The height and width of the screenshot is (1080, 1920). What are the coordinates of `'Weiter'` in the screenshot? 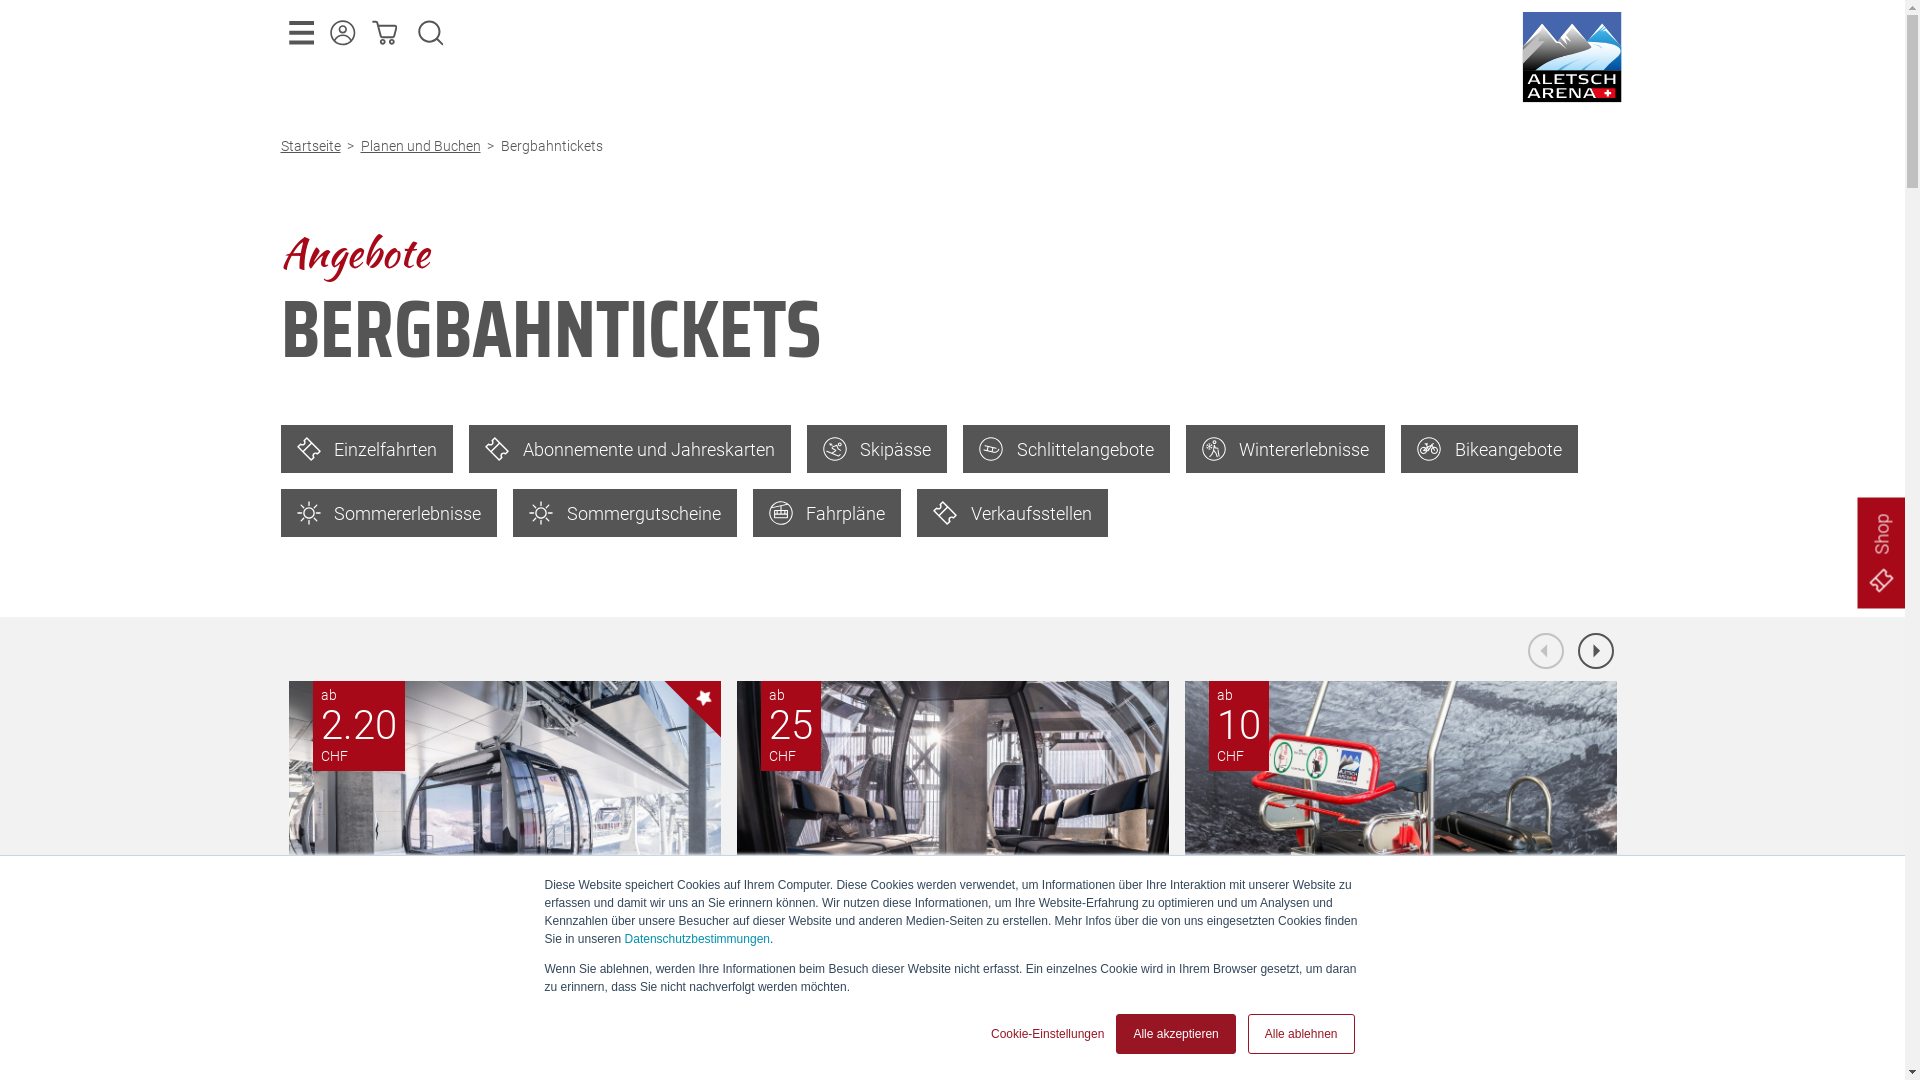 It's located at (1595, 651).